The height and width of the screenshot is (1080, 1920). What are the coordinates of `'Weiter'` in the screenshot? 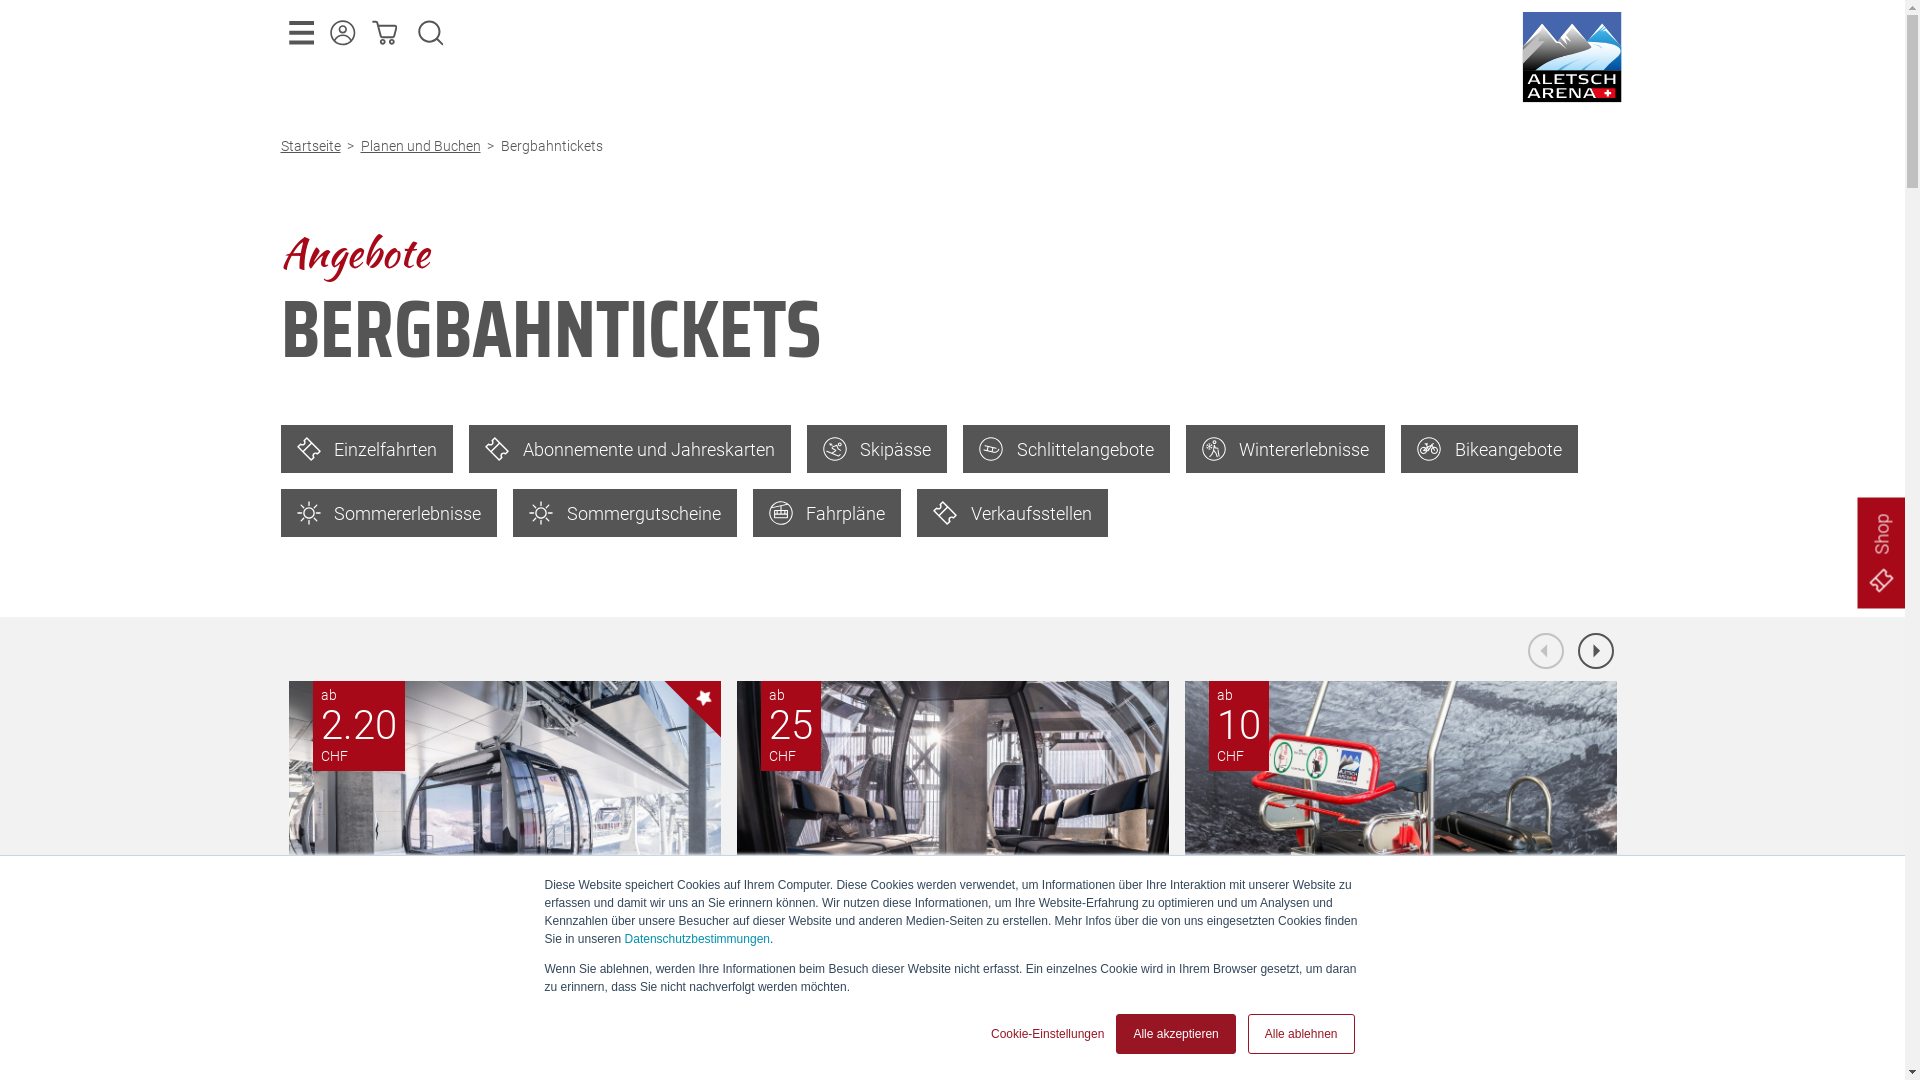 It's located at (1595, 651).